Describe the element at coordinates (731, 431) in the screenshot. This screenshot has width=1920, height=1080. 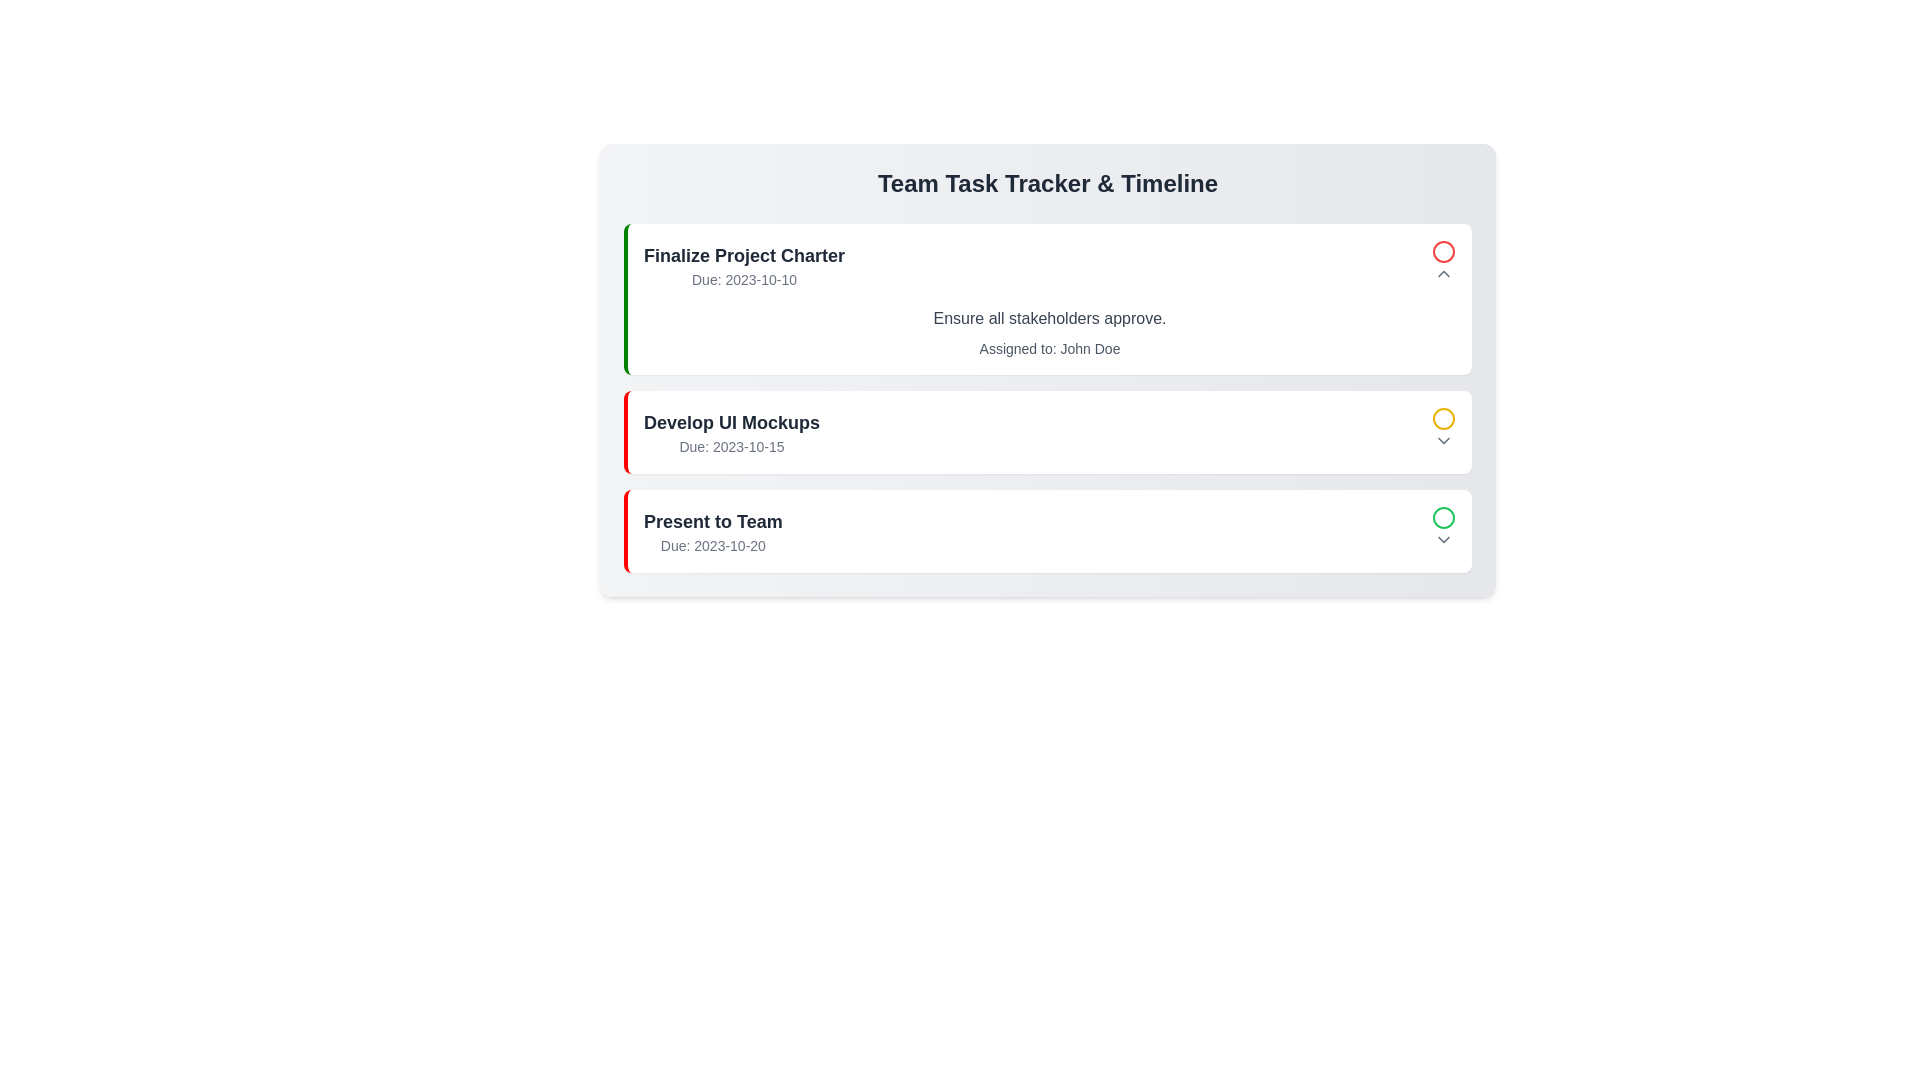
I see `information presented in the text block titled 'Develop UI Mockups', which includes the due date 'Due: 2023-10-15'` at that location.